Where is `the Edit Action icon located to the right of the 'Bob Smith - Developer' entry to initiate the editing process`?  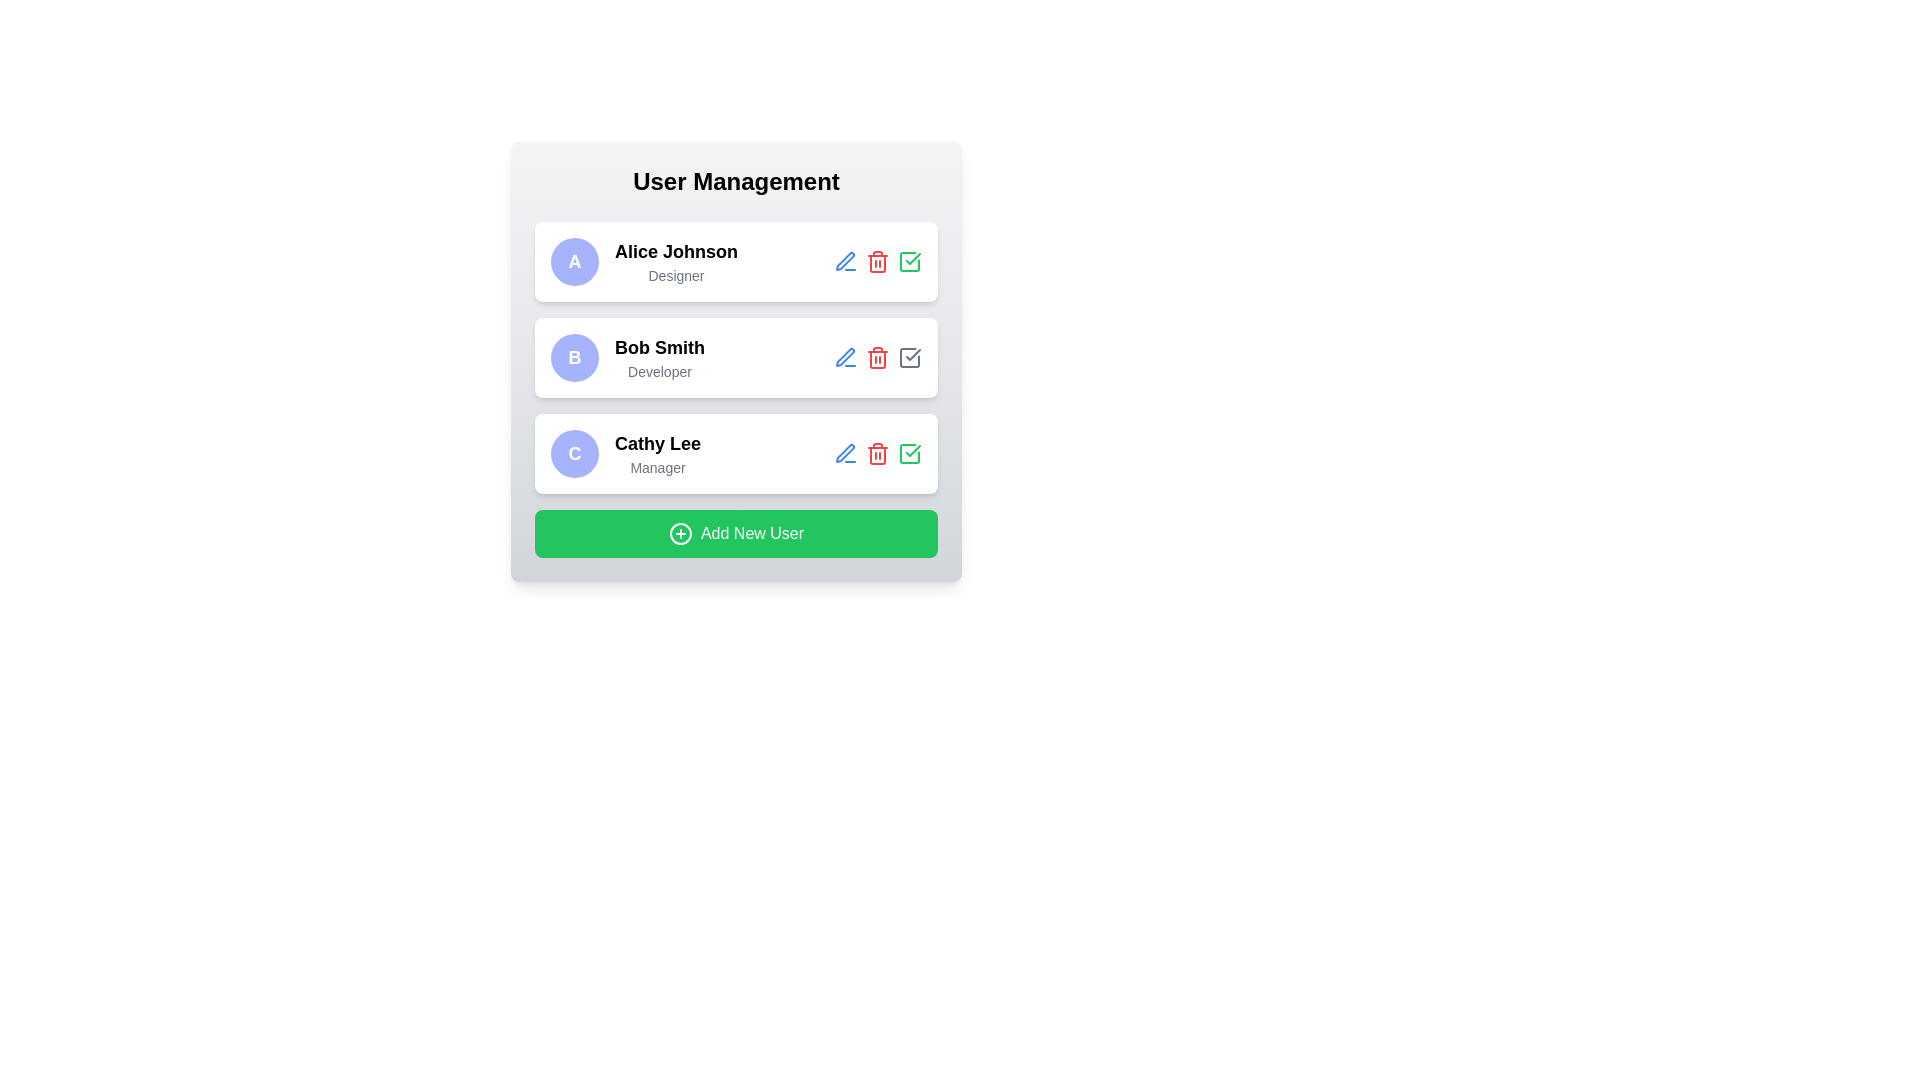
the Edit Action icon located to the right of the 'Bob Smith - Developer' entry to initiate the editing process is located at coordinates (845, 260).